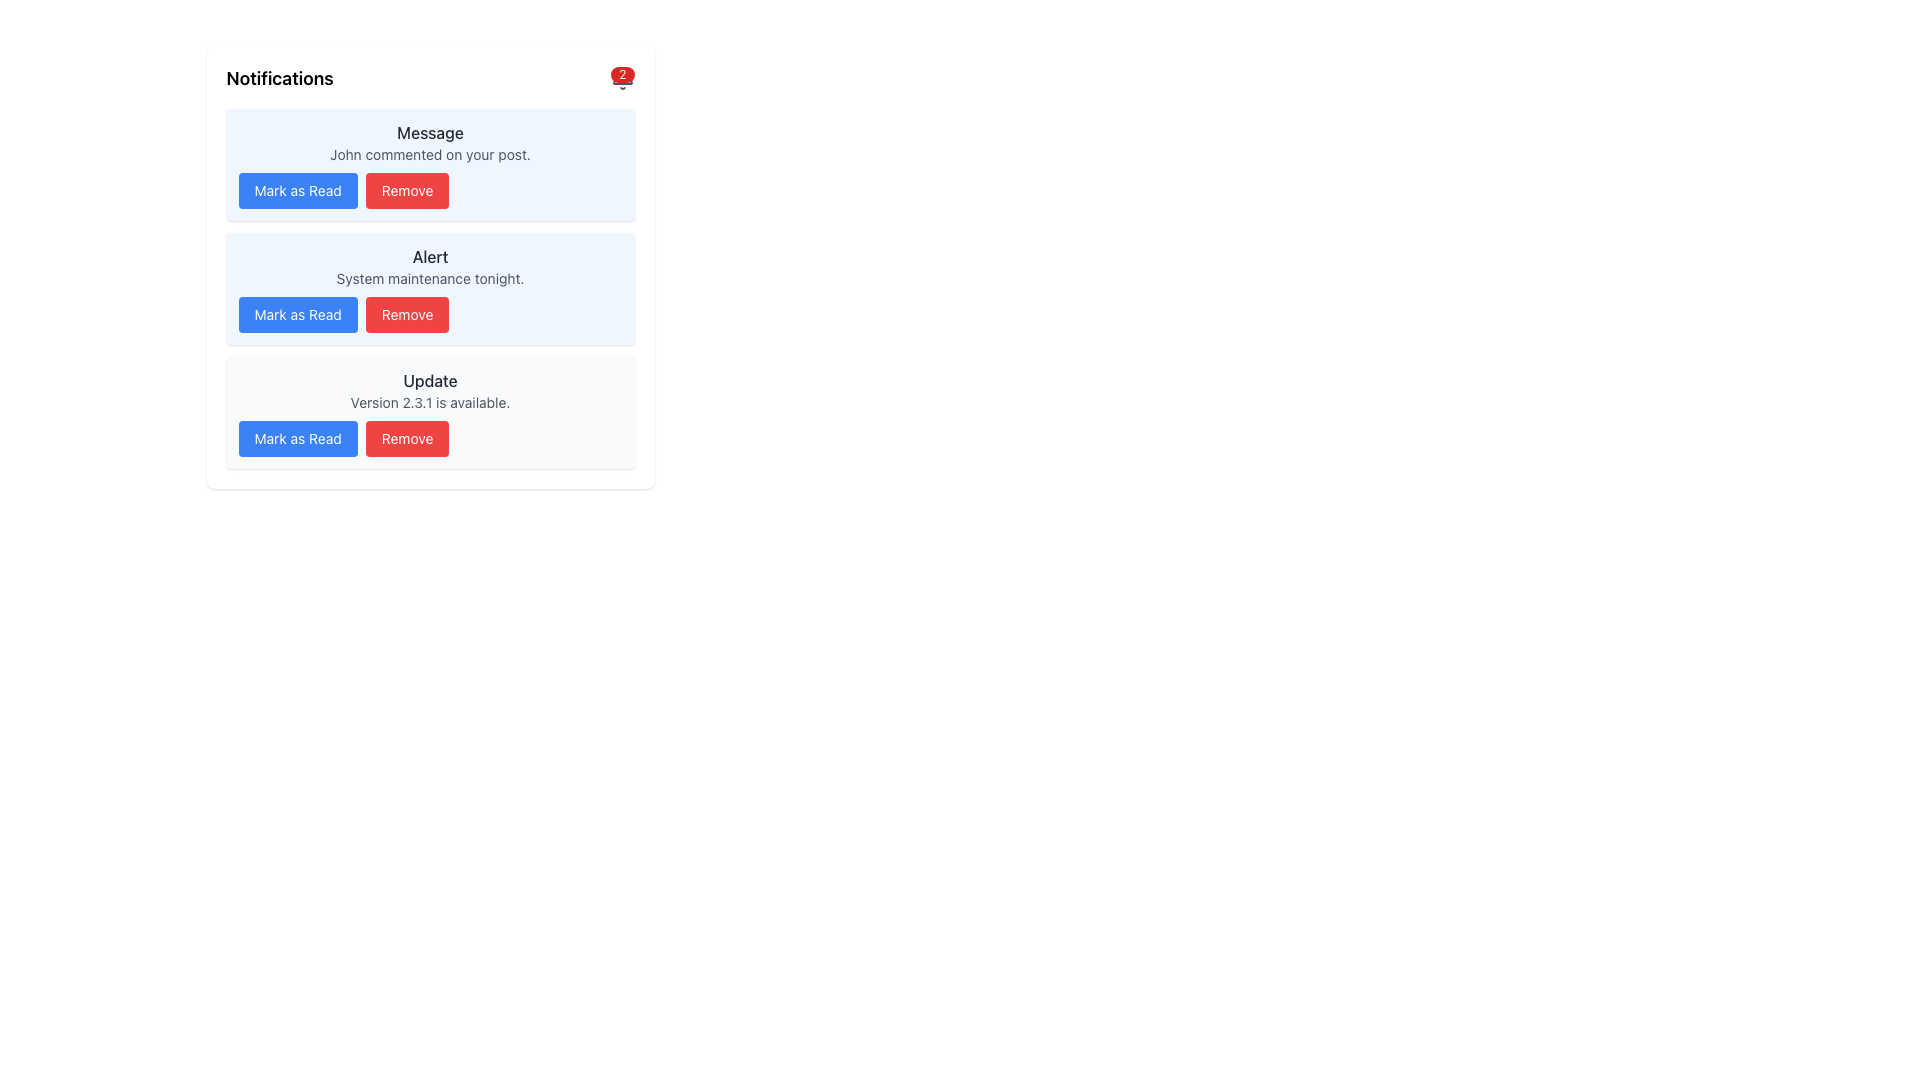  What do you see at coordinates (621, 73) in the screenshot?
I see `the count displayed on the unread notifications badge located in the top-right corner of the notification bell icon` at bounding box center [621, 73].